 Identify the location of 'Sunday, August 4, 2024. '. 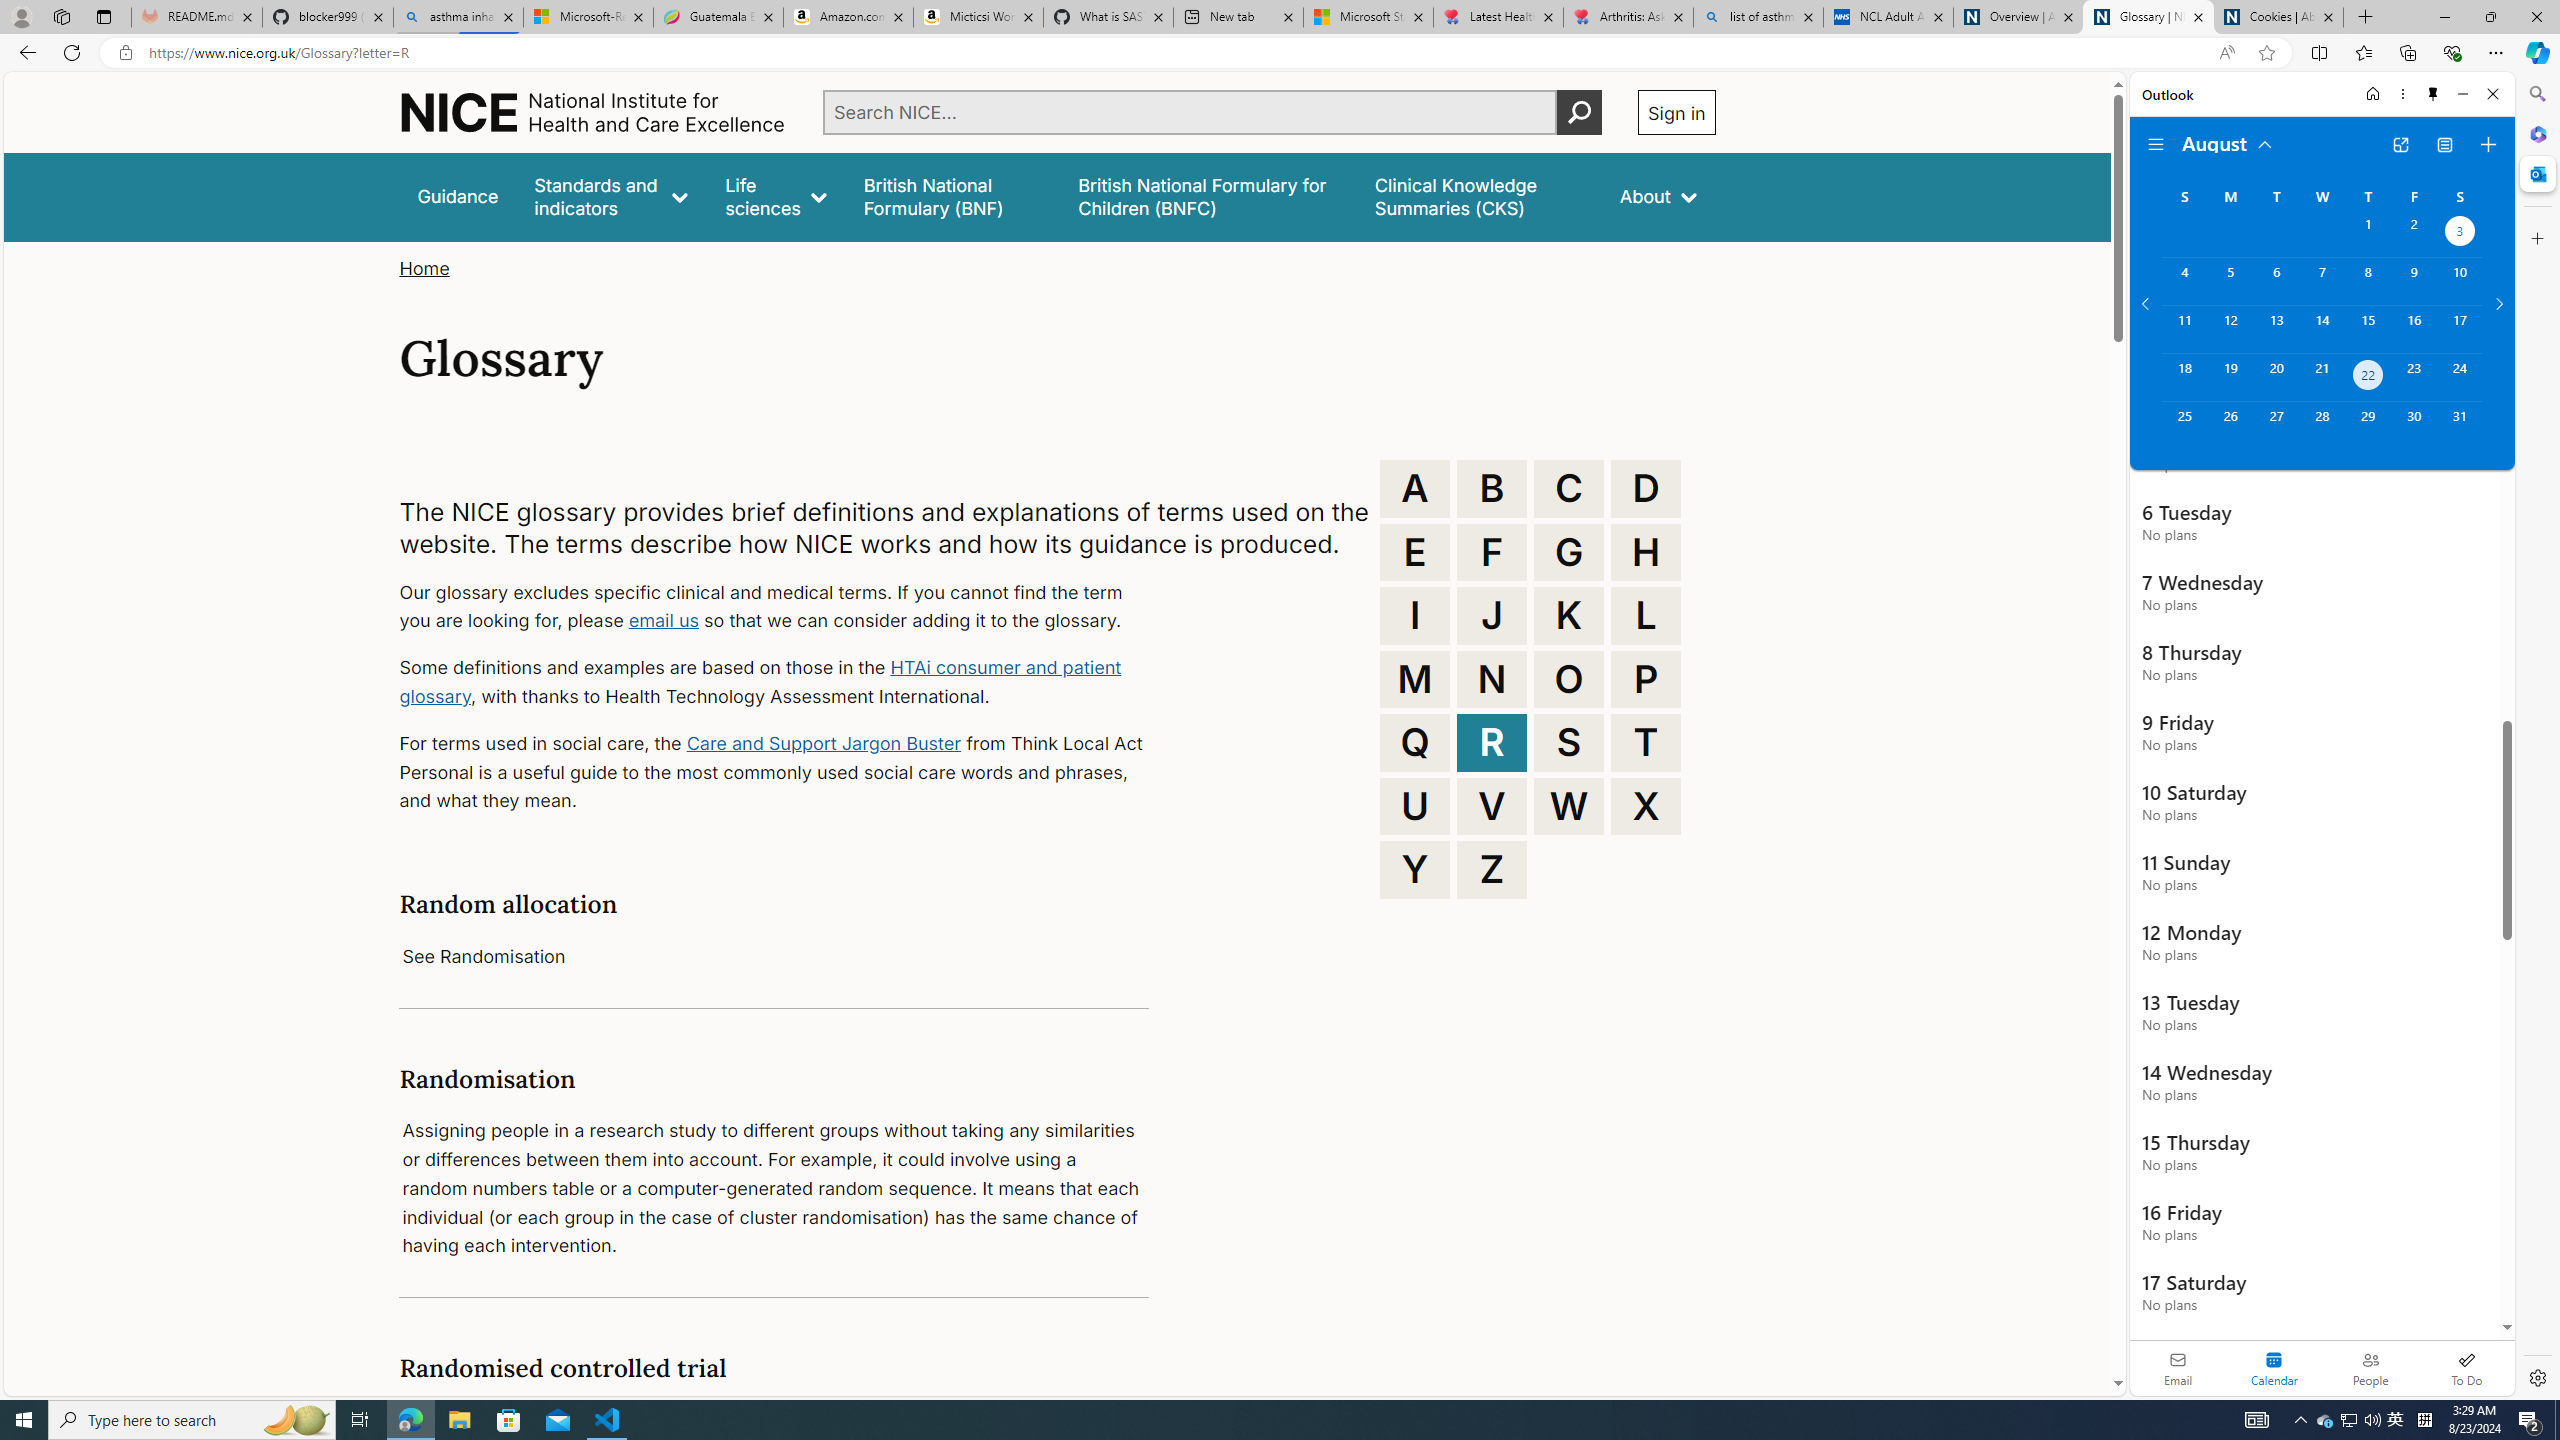
(2184, 280).